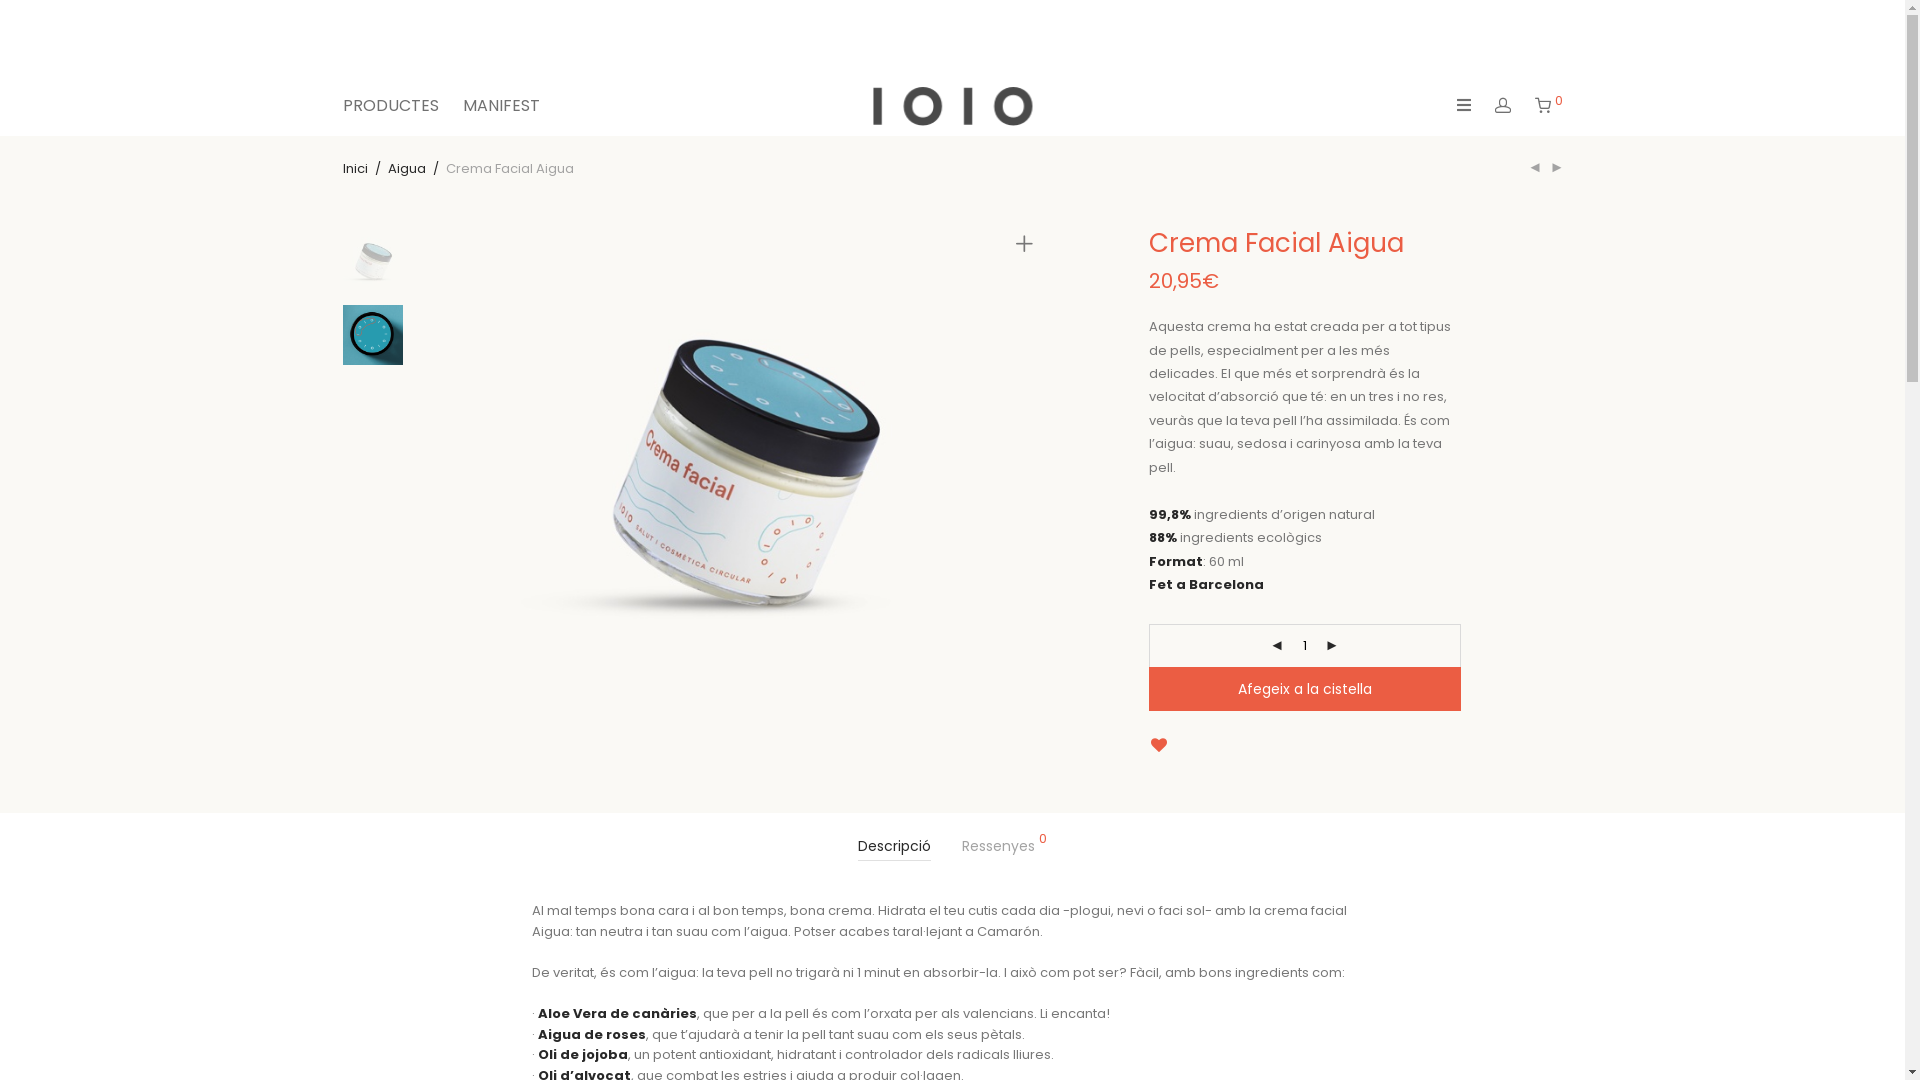  I want to click on 'cremafacial-680x500-OFF', so click(740, 445).